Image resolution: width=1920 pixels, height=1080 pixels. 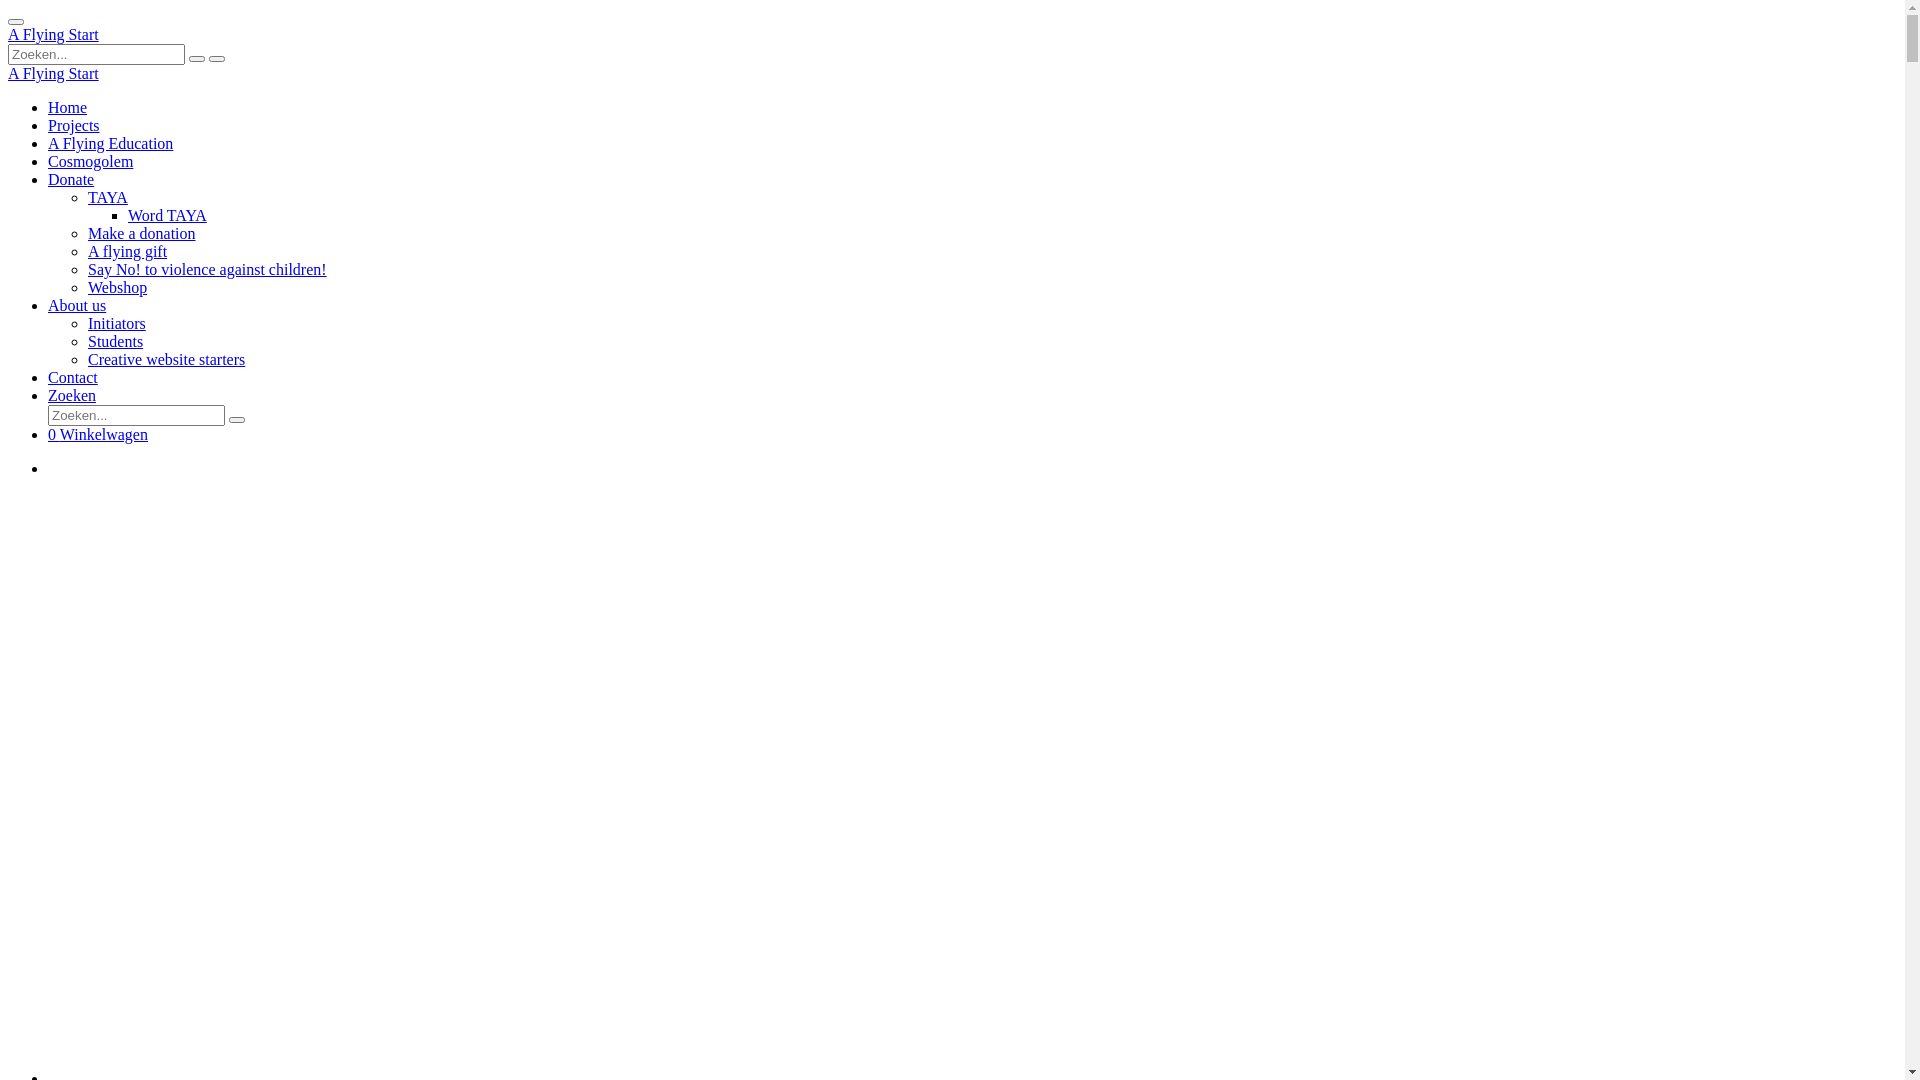 What do you see at coordinates (48, 160) in the screenshot?
I see `'Cosmogolem'` at bounding box center [48, 160].